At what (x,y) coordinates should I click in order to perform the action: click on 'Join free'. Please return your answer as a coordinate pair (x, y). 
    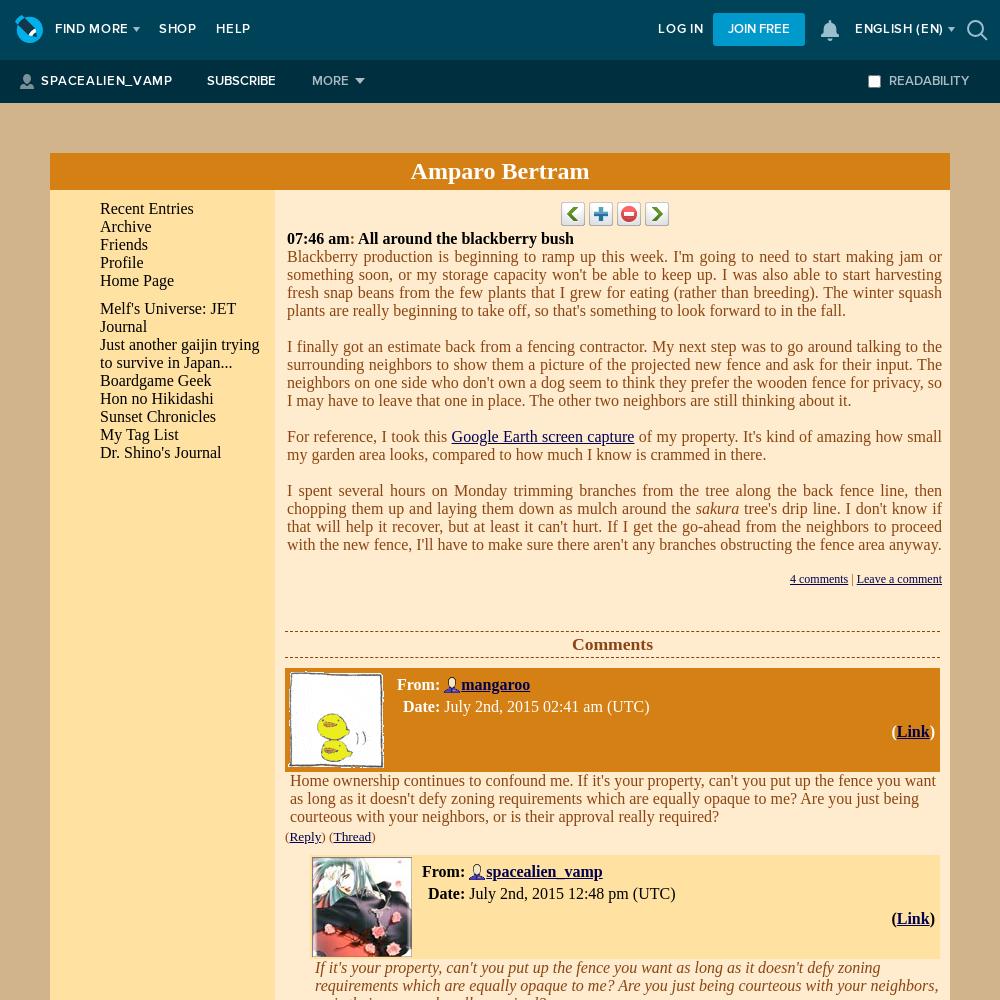
    Looking at the image, I should click on (727, 29).